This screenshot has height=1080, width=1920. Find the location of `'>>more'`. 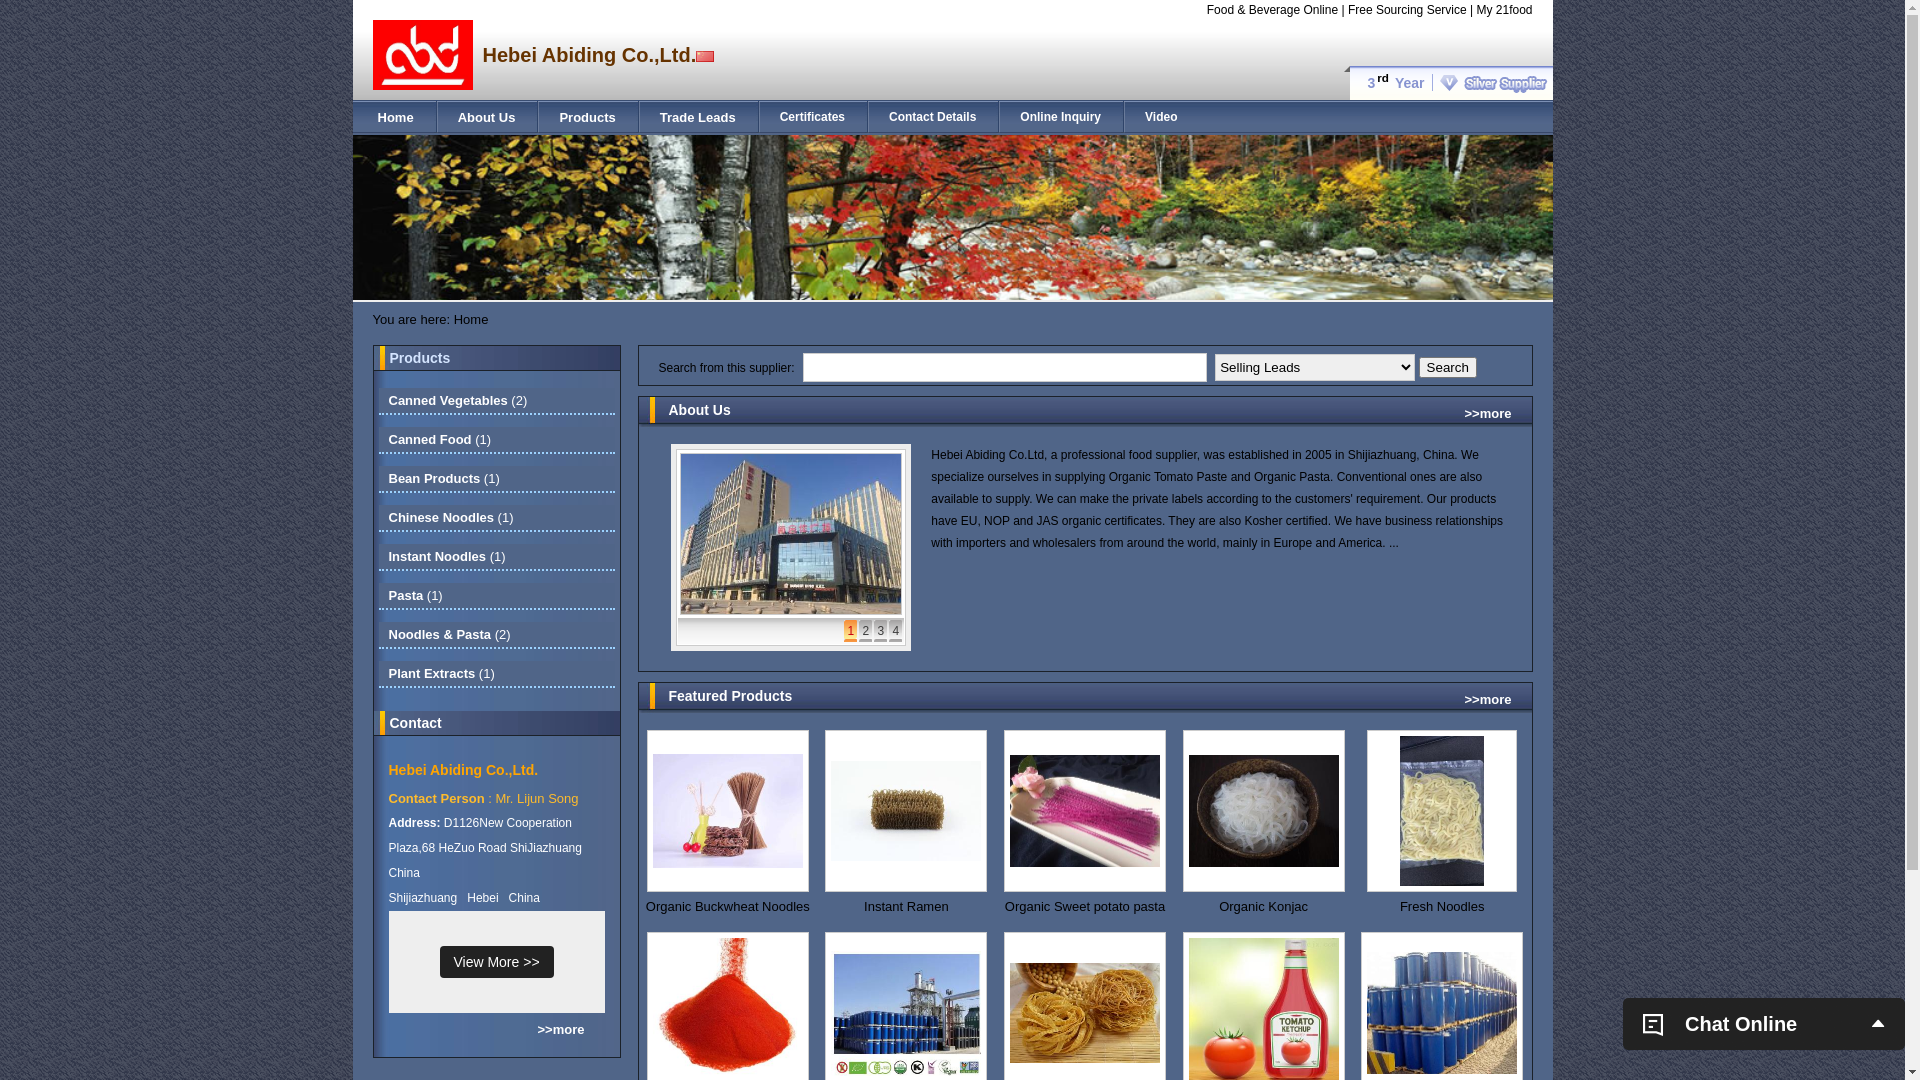

'>>more' is located at coordinates (1488, 412).